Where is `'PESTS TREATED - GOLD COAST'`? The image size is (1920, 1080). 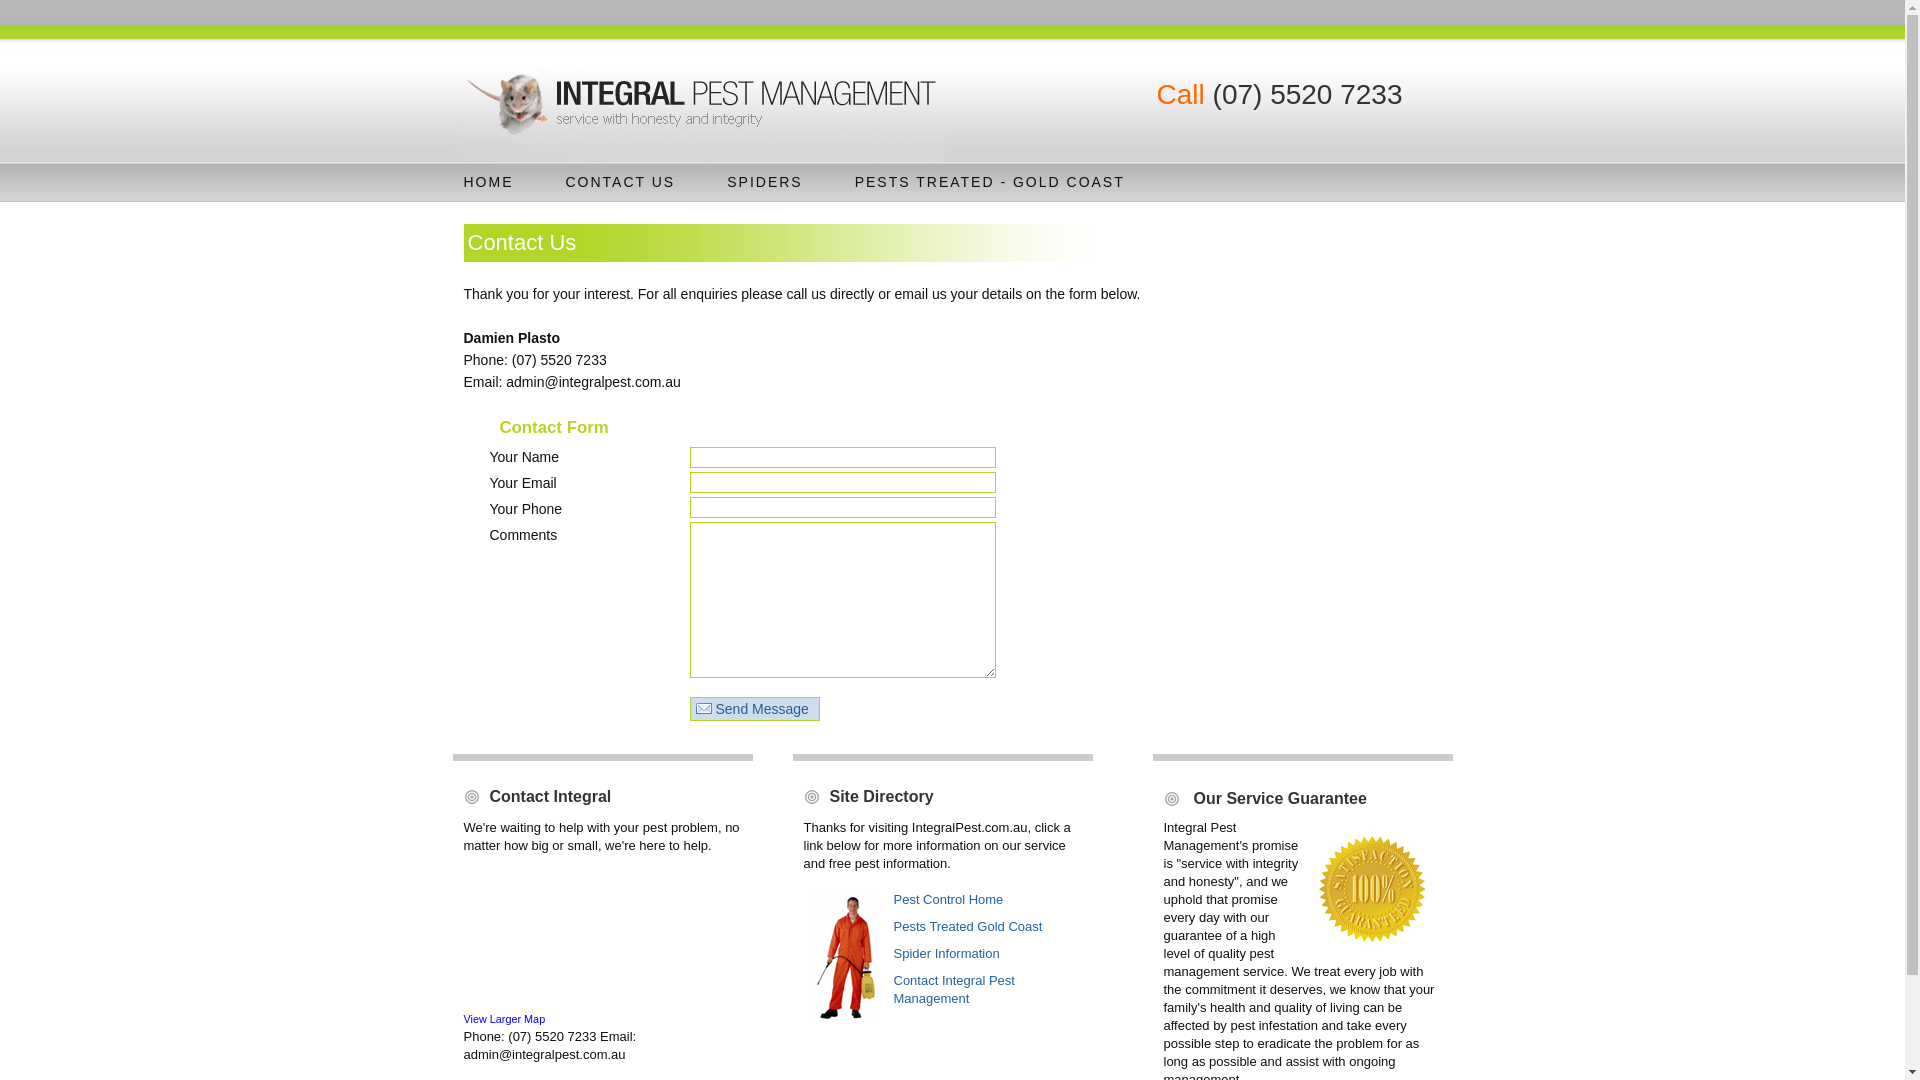 'PESTS TREATED - GOLD COAST' is located at coordinates (989, 181).